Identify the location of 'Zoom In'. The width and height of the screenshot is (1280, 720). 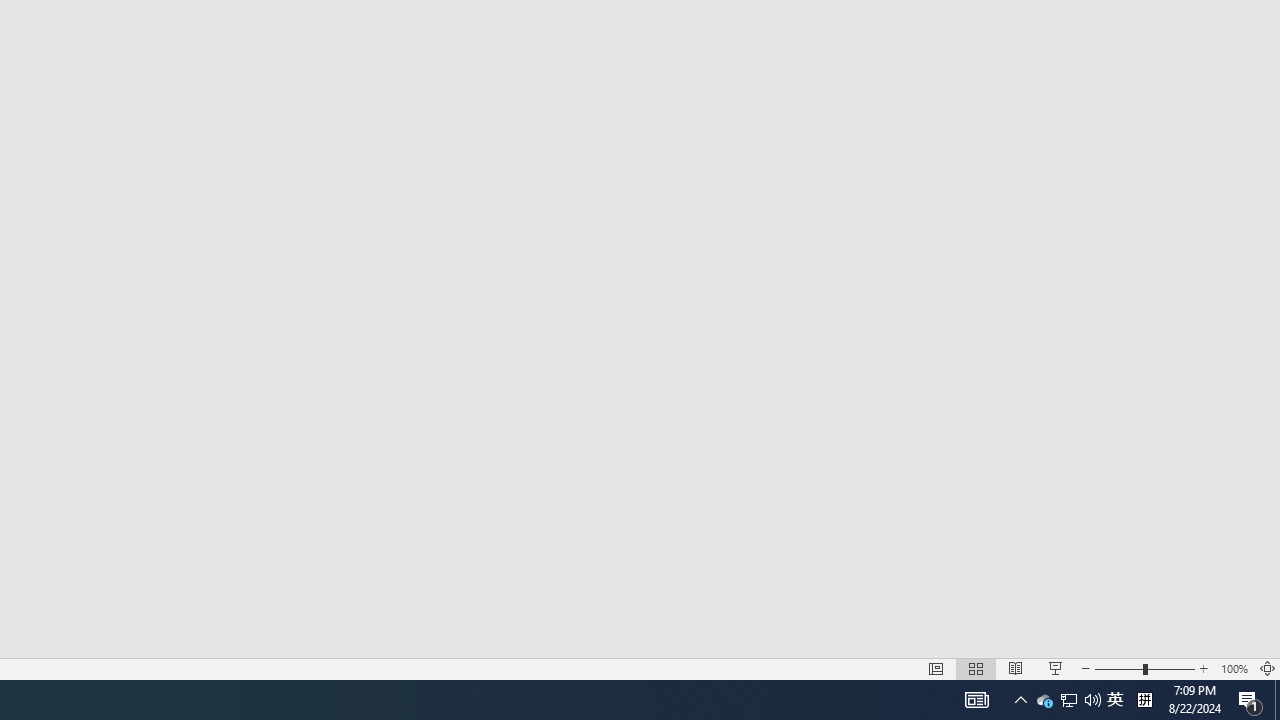
(1203, 669).